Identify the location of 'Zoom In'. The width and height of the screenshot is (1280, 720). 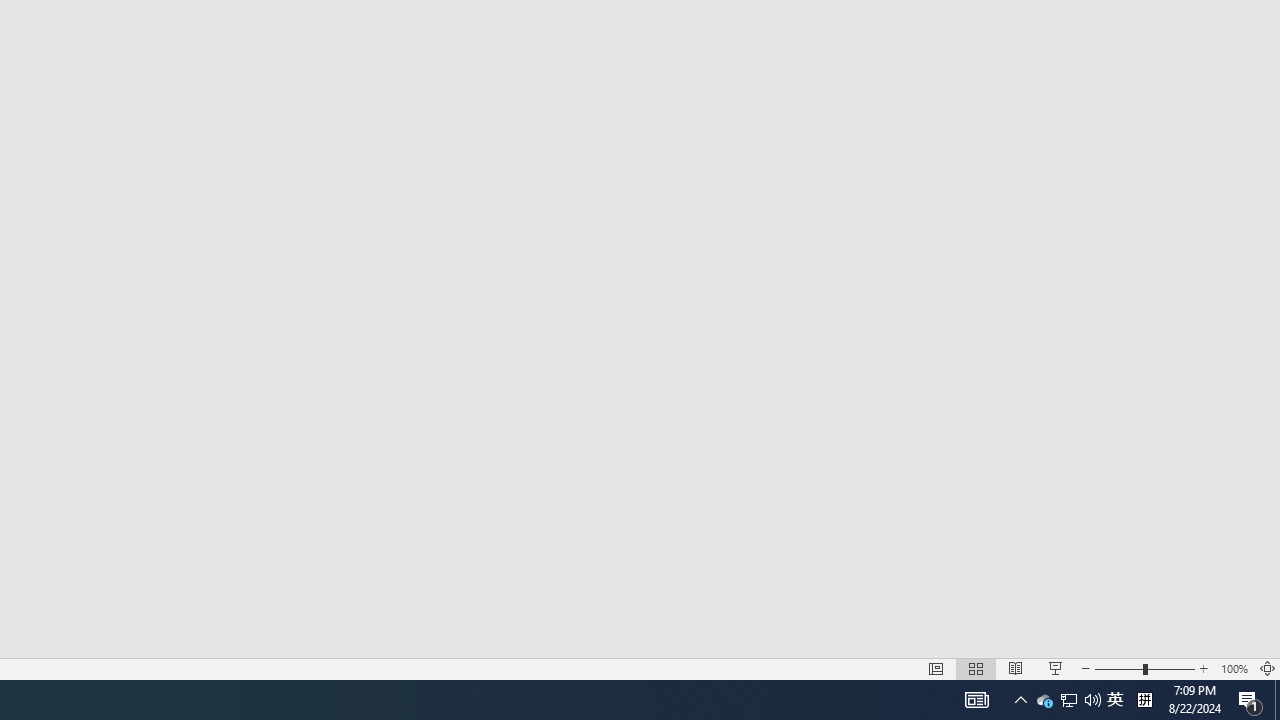
(1203, 669).